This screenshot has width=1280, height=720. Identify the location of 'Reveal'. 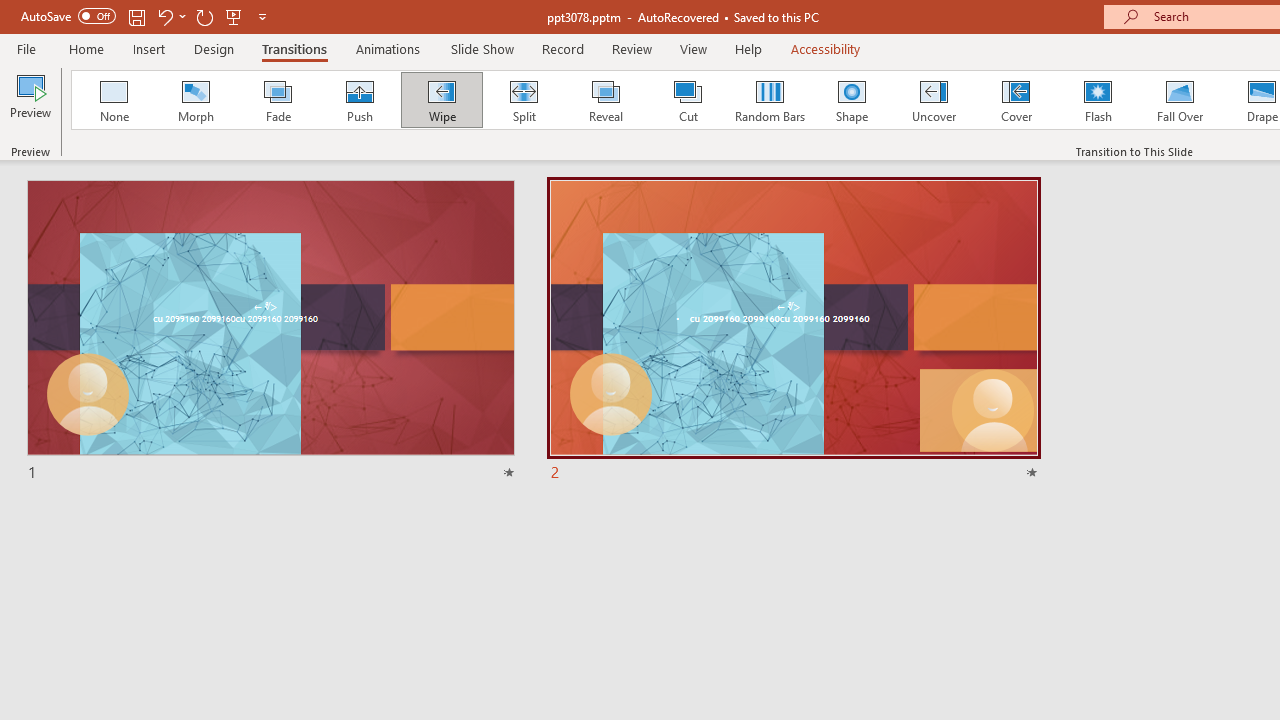
(604, 100).